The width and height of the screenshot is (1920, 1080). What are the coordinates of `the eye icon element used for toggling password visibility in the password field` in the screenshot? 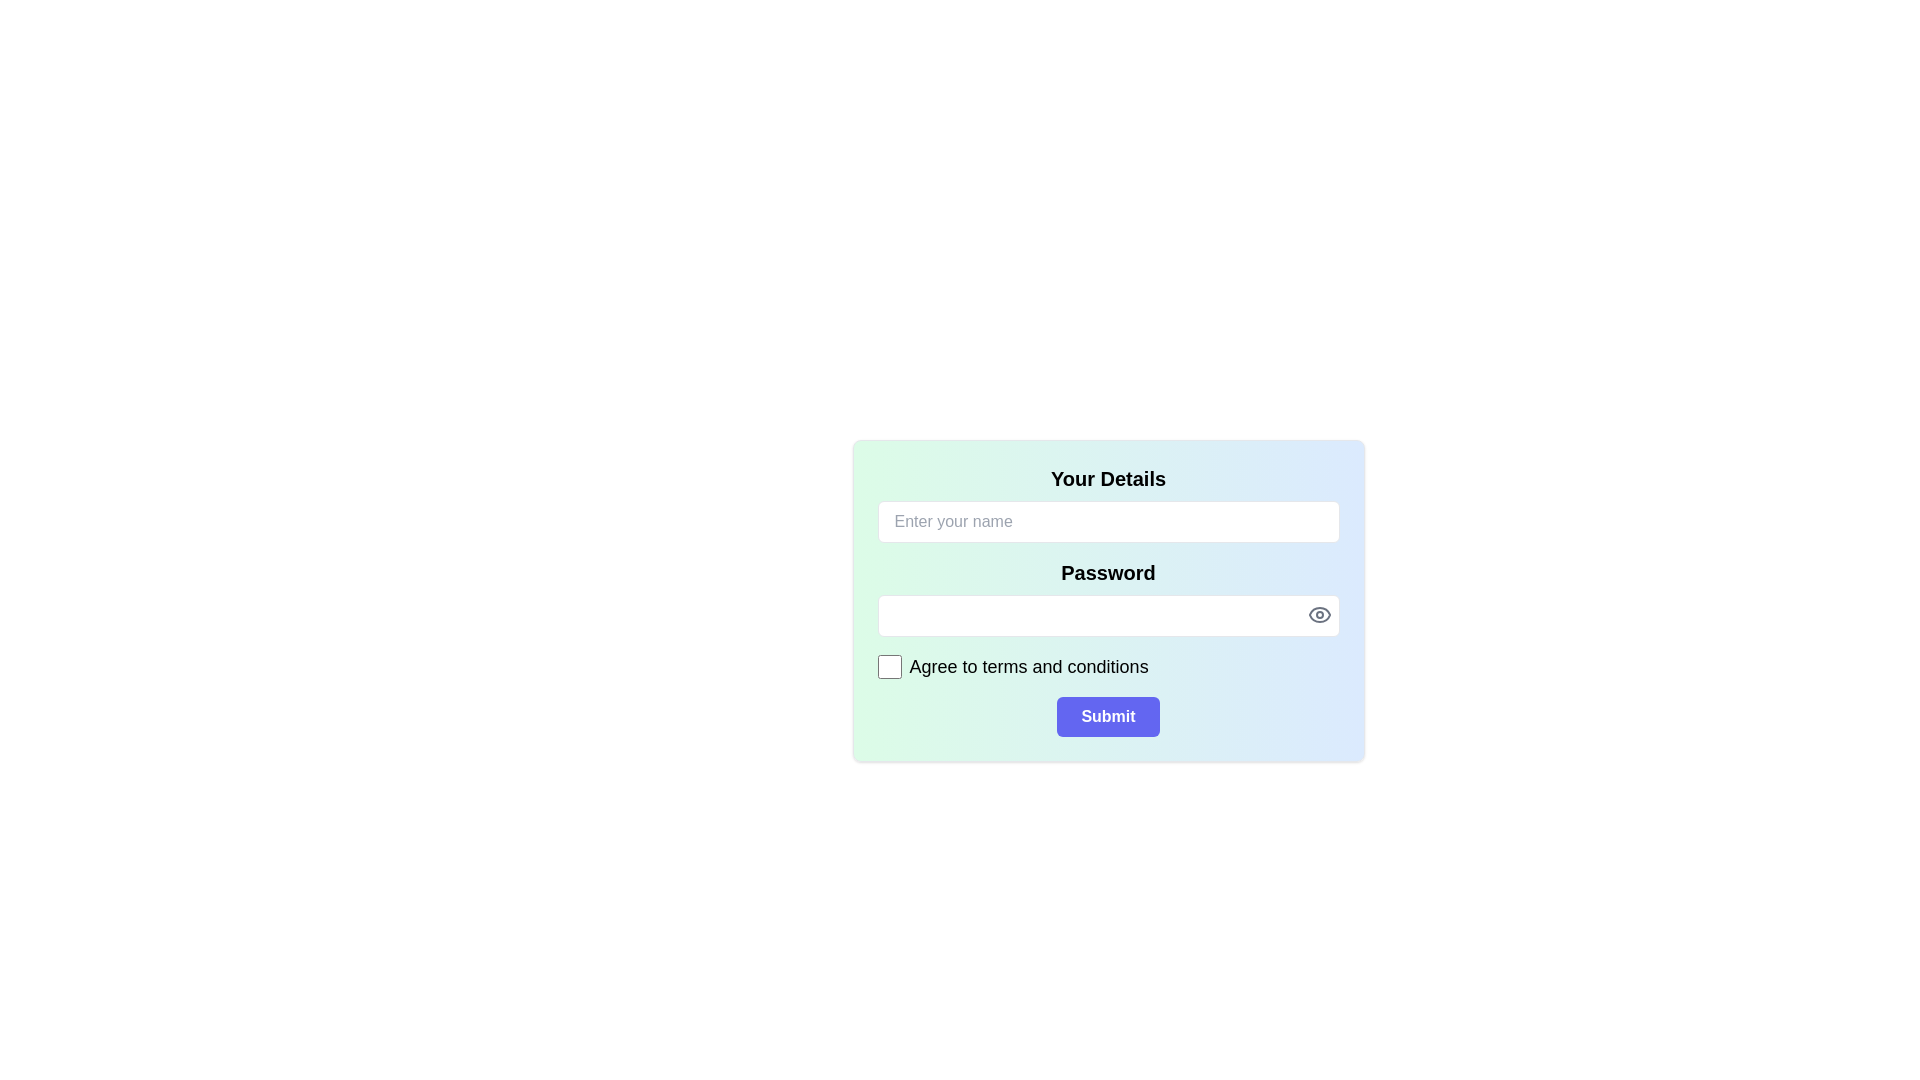 It's located at (1319, 613).